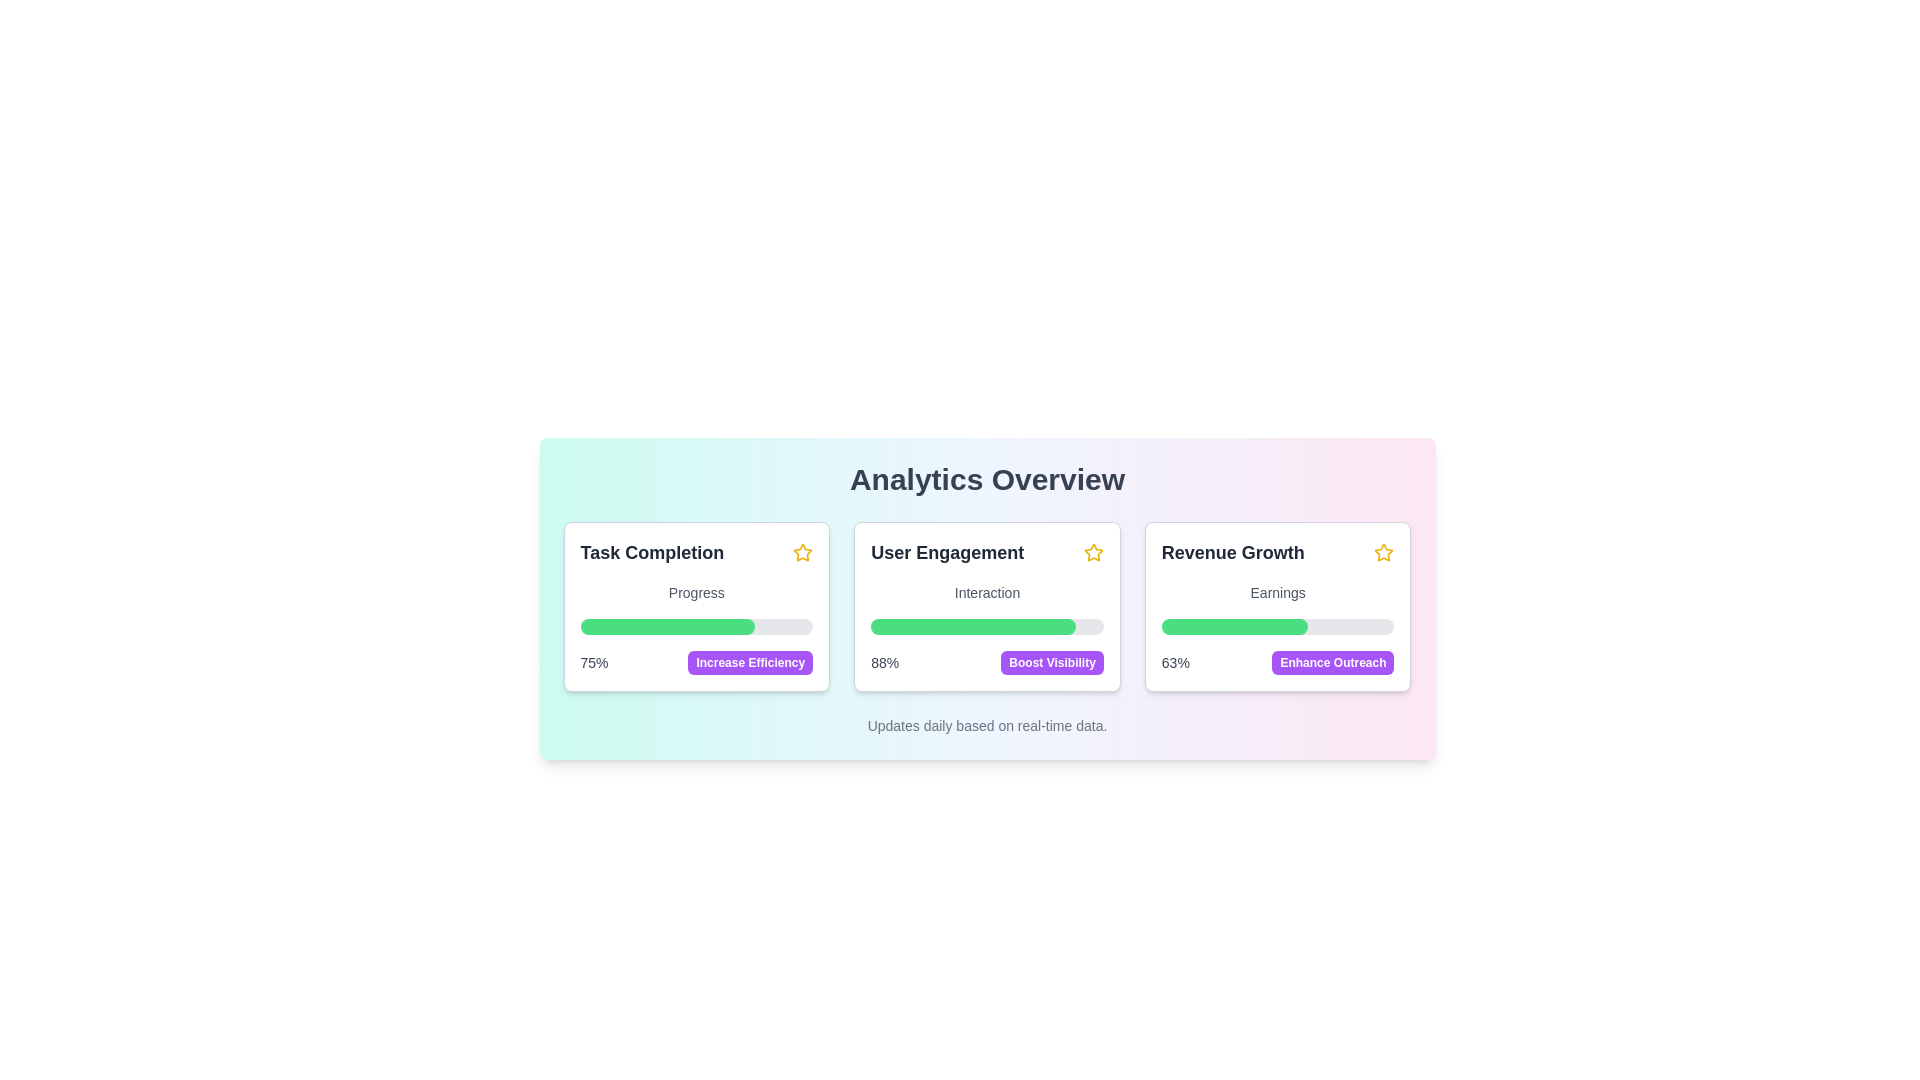 The image size is (1920, 1080). Describe the element at coordinates (884, 663) in the screenshot. I see `the text label displaying '88%' within the 'User Engagement' card, which is styled in gray color and medium weight, positioned to the left of the 'Boost Visibility' button` at that location.